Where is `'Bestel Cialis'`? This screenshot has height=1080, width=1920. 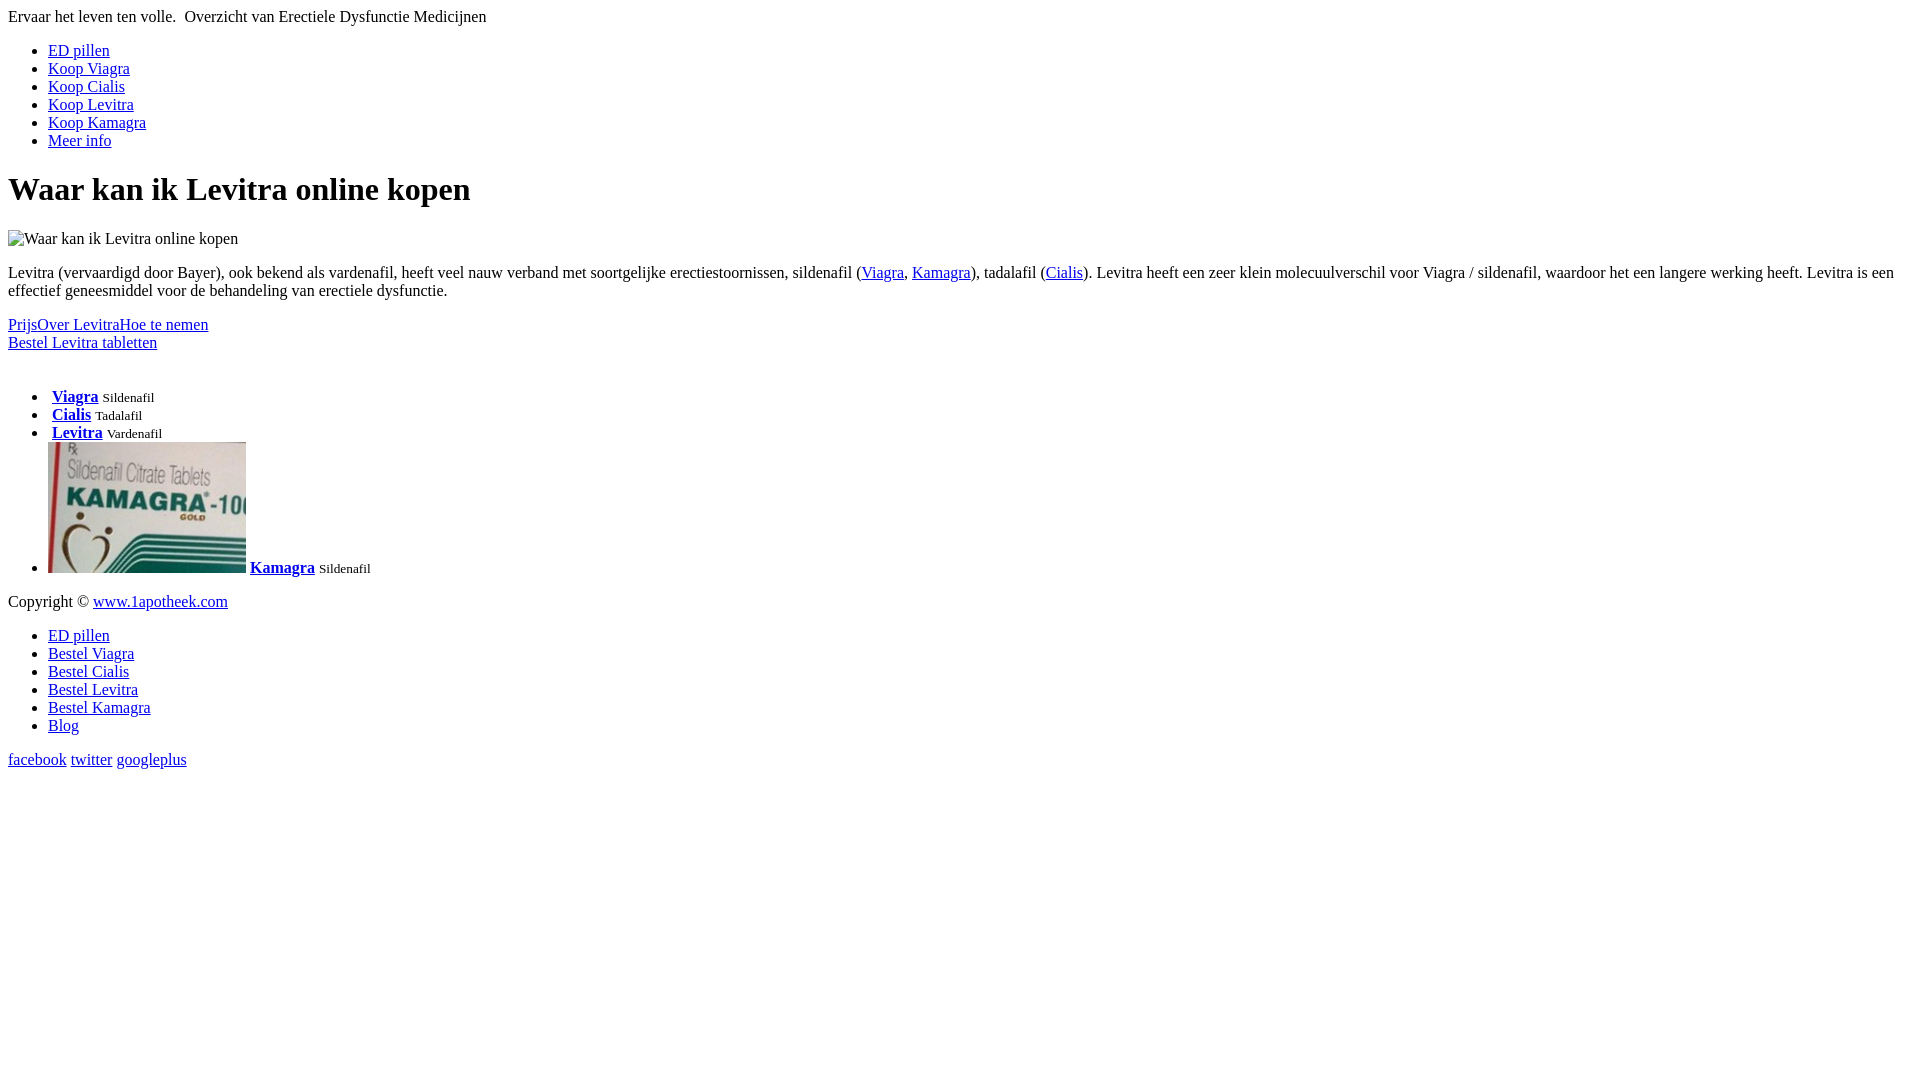
'Bestel Cialis' is located at coordinates (87, 671).